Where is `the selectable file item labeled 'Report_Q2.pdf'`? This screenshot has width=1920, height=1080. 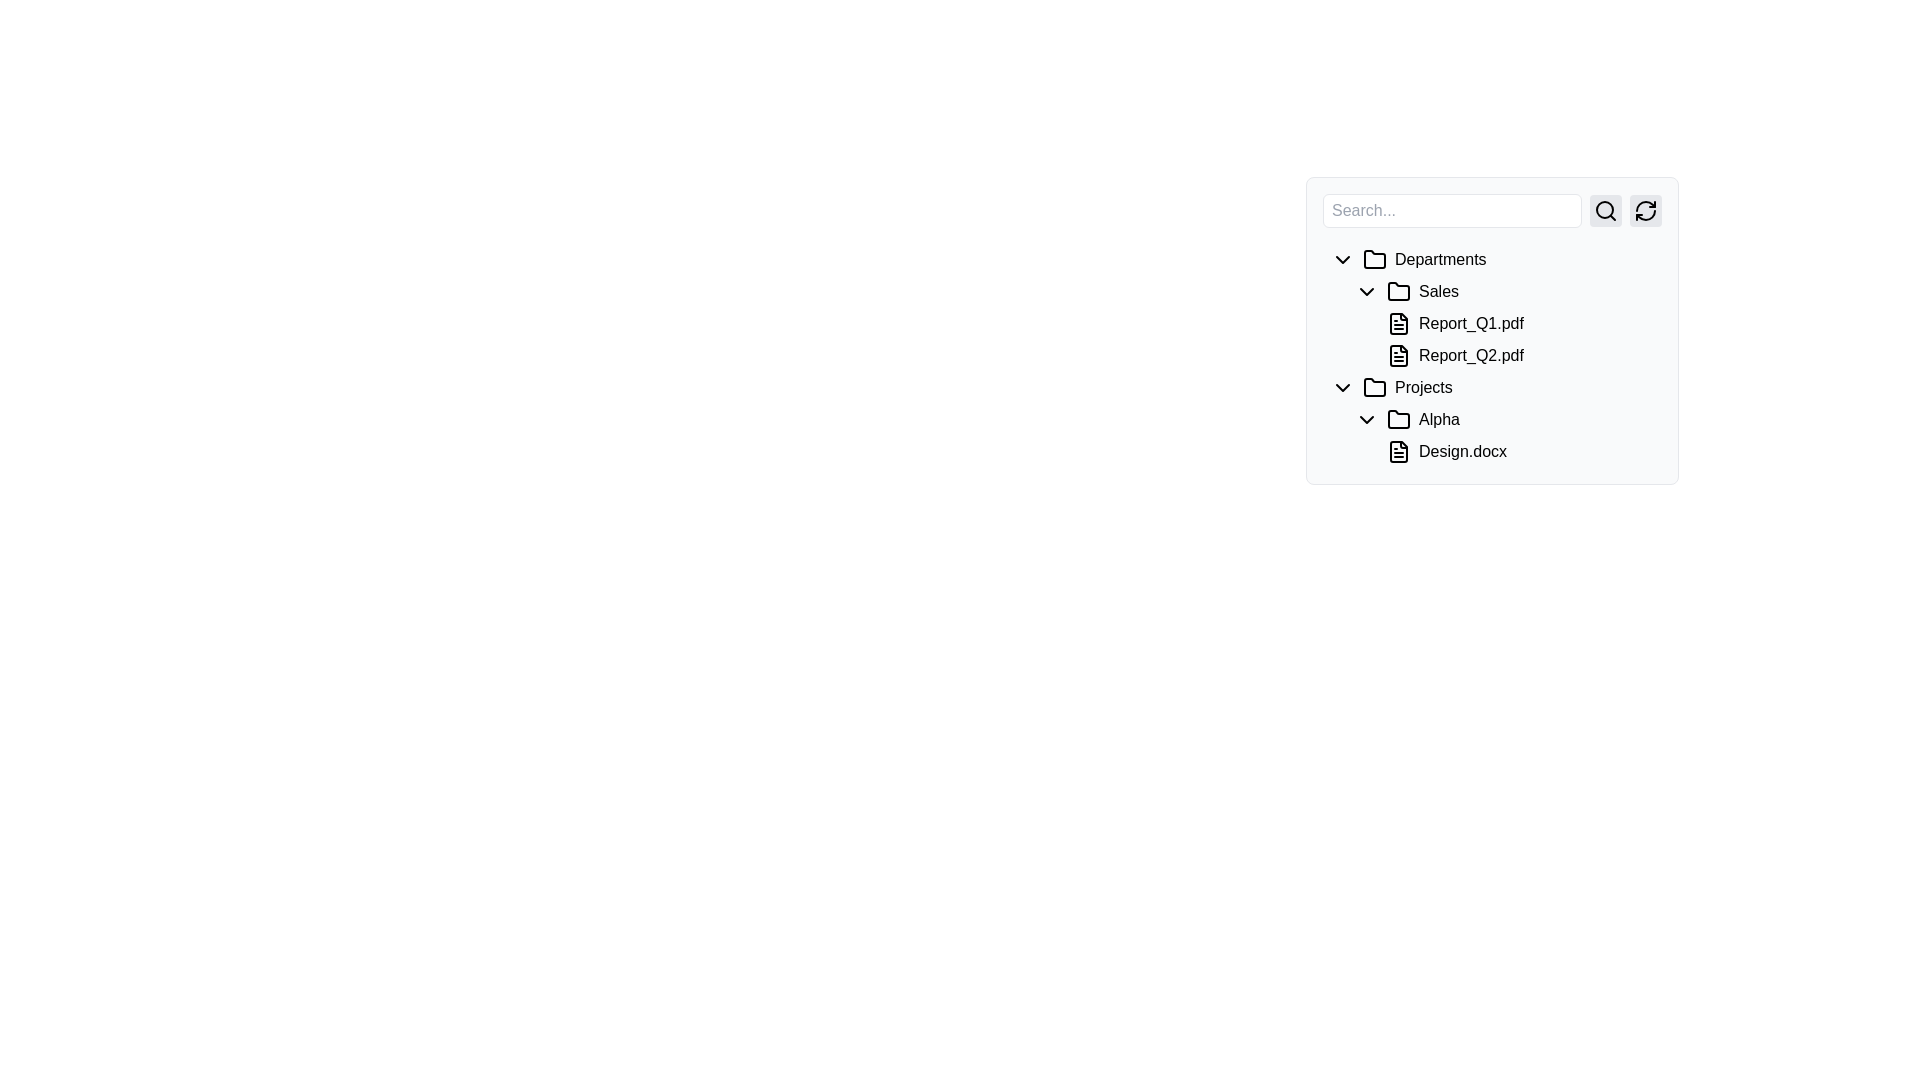 the selectable file item labeled 'Report_Q2.pdf' is located at coordinates (1516, 354).